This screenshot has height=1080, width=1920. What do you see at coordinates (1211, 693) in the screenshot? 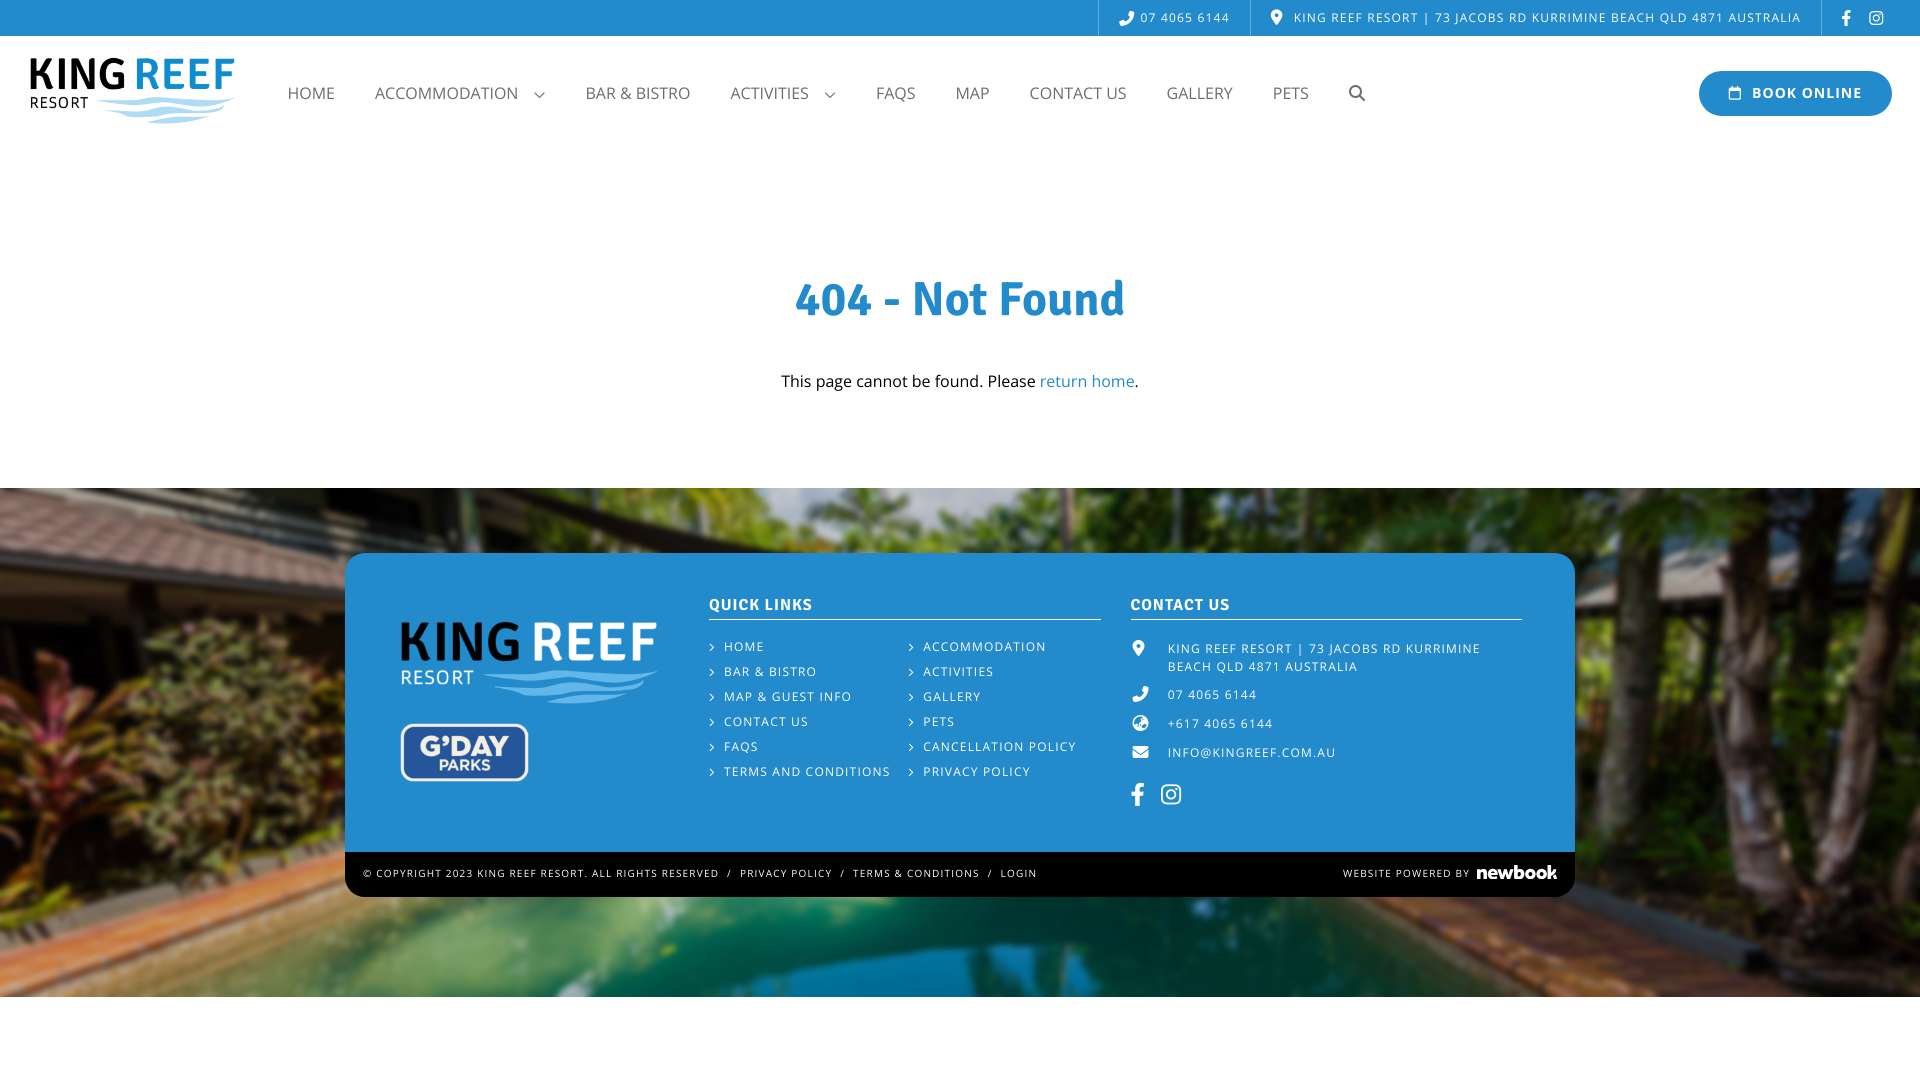
I see `'07 4065 6144'` at bounding box center [1211, 693].